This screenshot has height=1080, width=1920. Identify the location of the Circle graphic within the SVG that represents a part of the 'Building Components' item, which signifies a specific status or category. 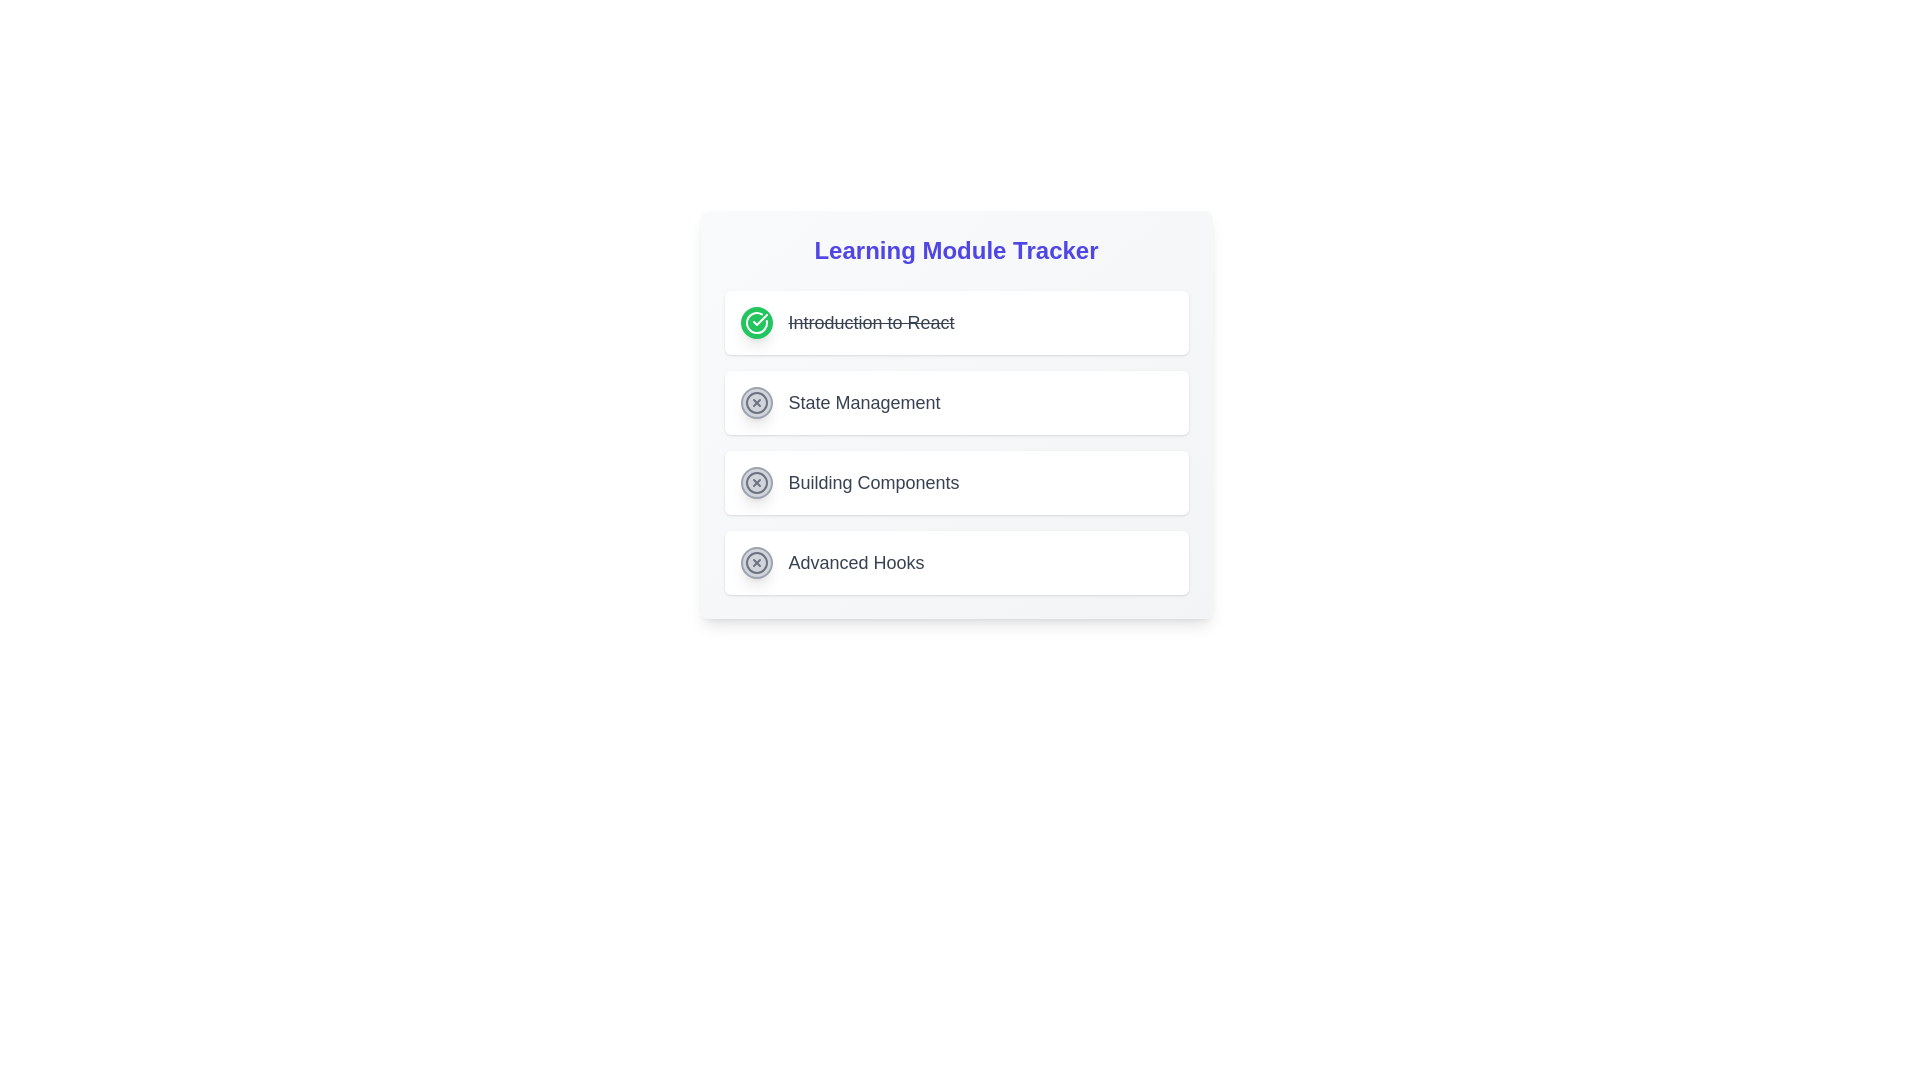
(755, 482).